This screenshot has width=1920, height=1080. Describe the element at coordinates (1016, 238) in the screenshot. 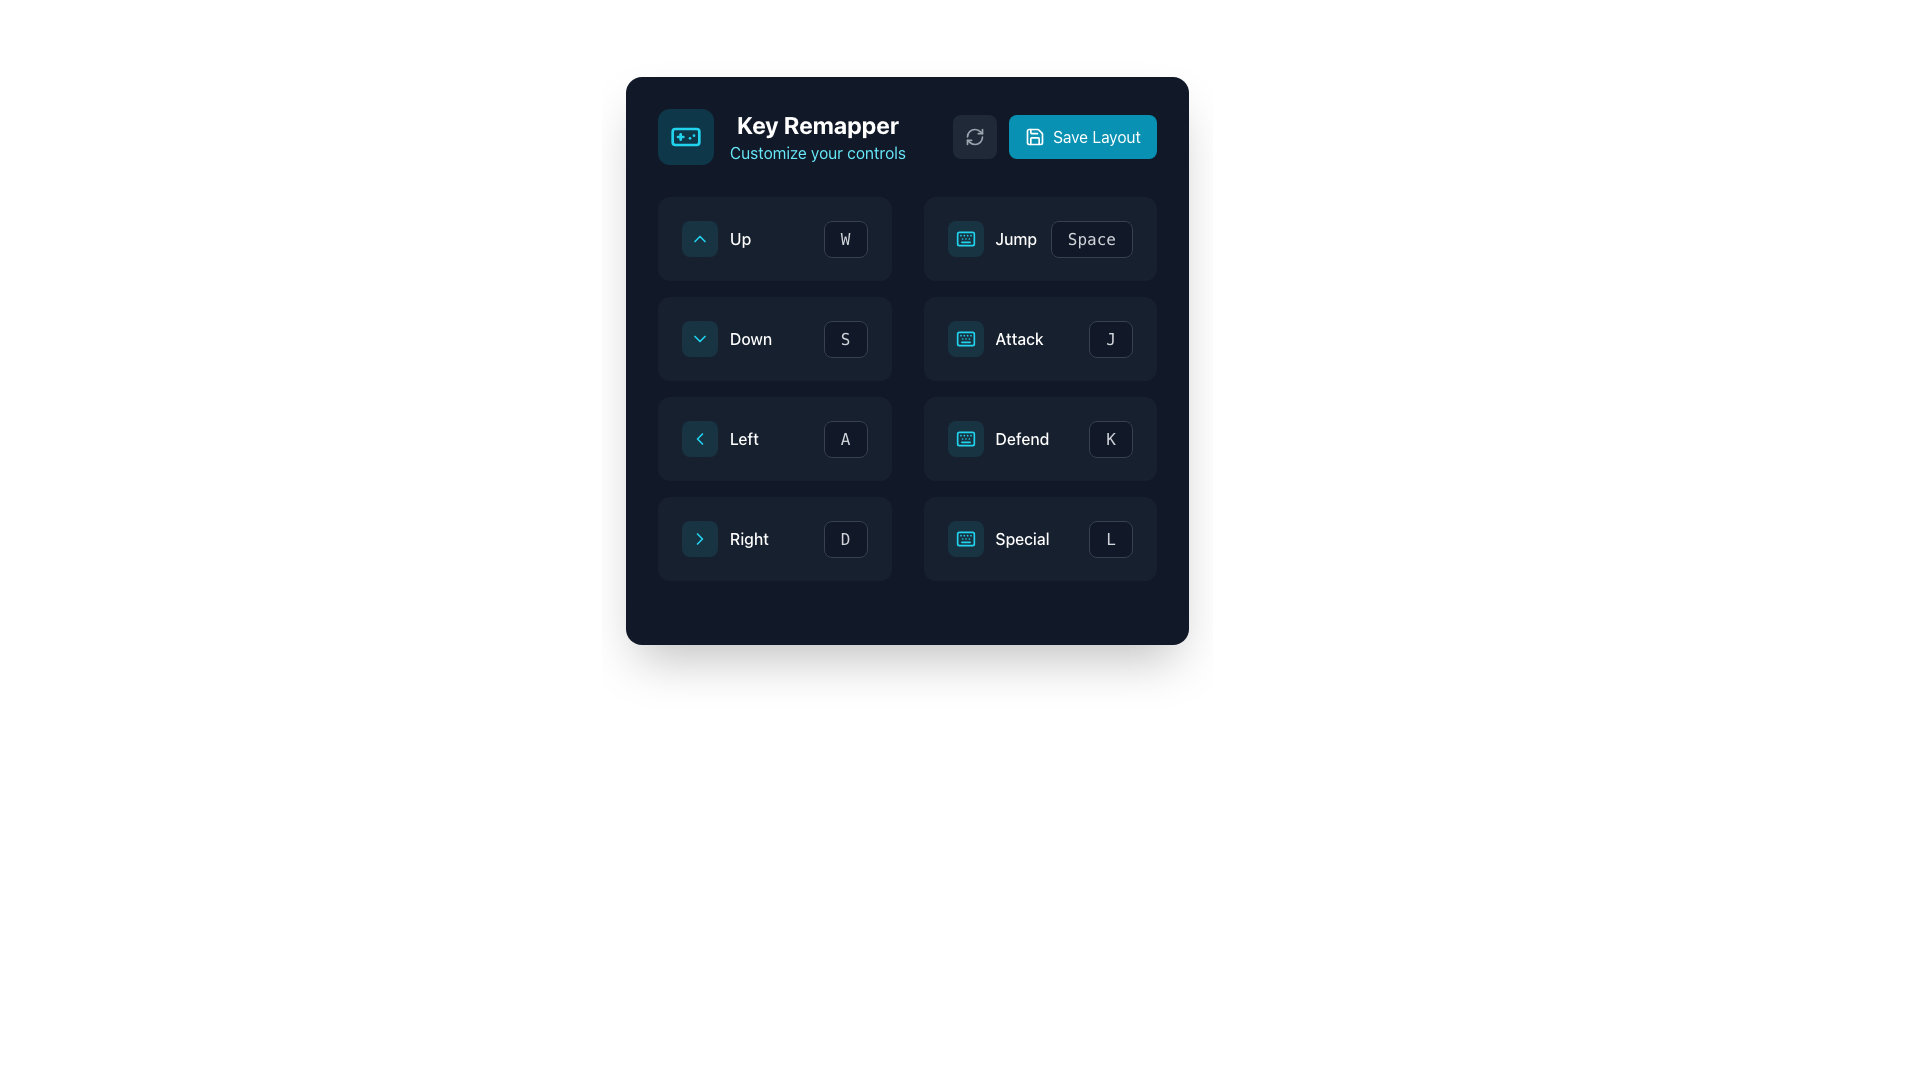

I see `the 'Jump' text label, which is styled in white font, medium weight, and capitalized, located in the second column and second row of the grid layout, adjacent to an icon on the left and the label 'Space' on the right` at that location.